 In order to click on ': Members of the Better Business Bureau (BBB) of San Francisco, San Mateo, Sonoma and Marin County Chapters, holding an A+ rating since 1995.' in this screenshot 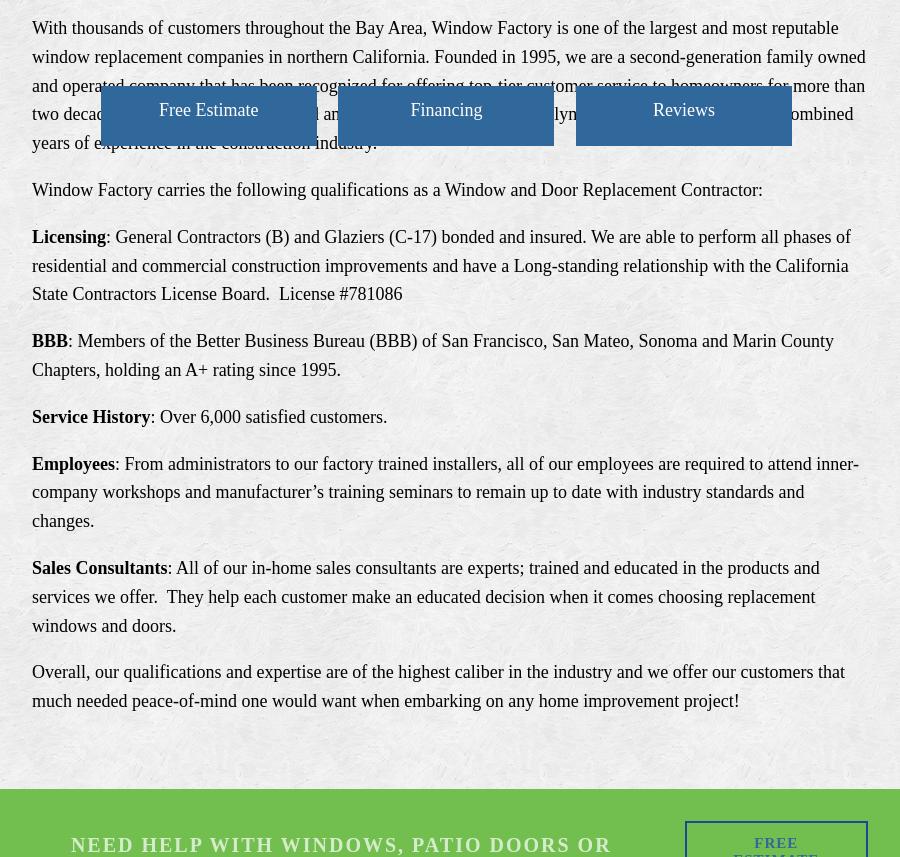, I will do `click(434, 353)`.